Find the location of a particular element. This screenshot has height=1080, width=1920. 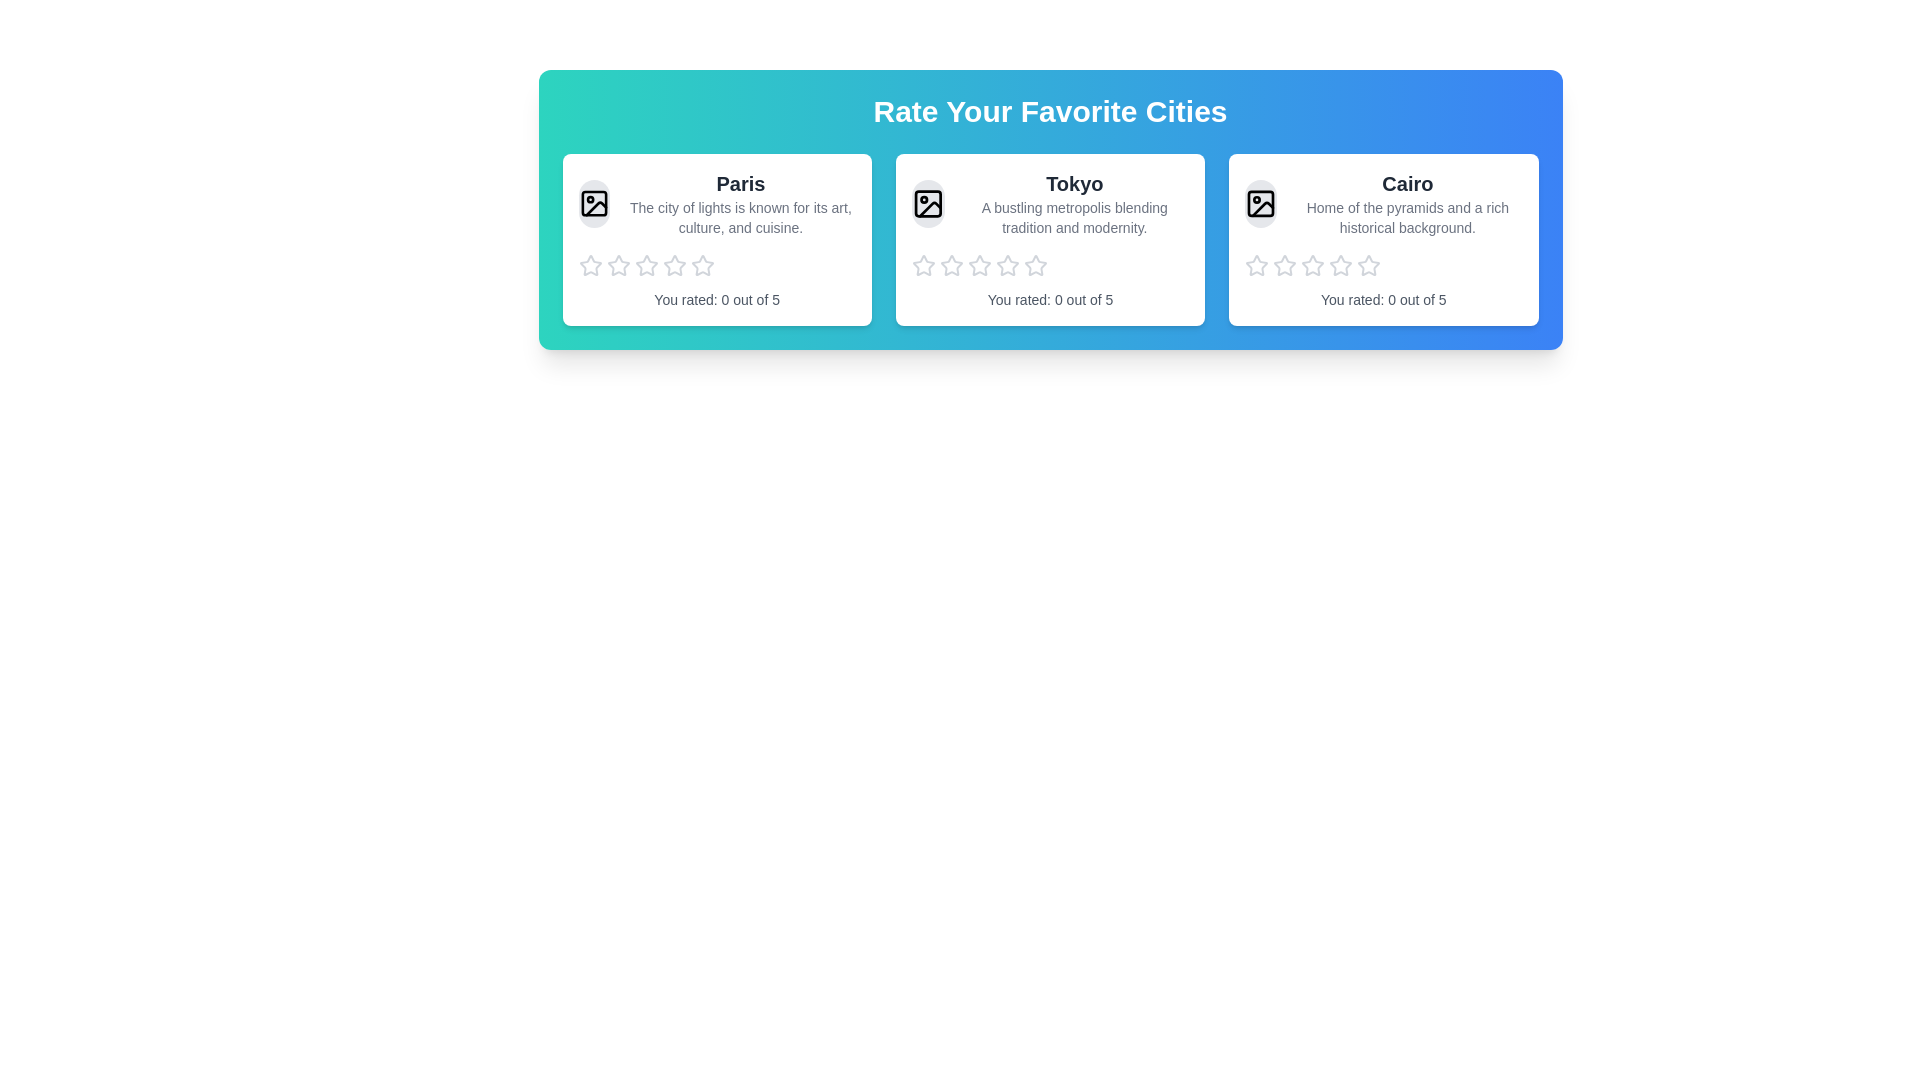

the third star icon in the rating system under the 'Cairo' card is located at coordinates (1341, 264).